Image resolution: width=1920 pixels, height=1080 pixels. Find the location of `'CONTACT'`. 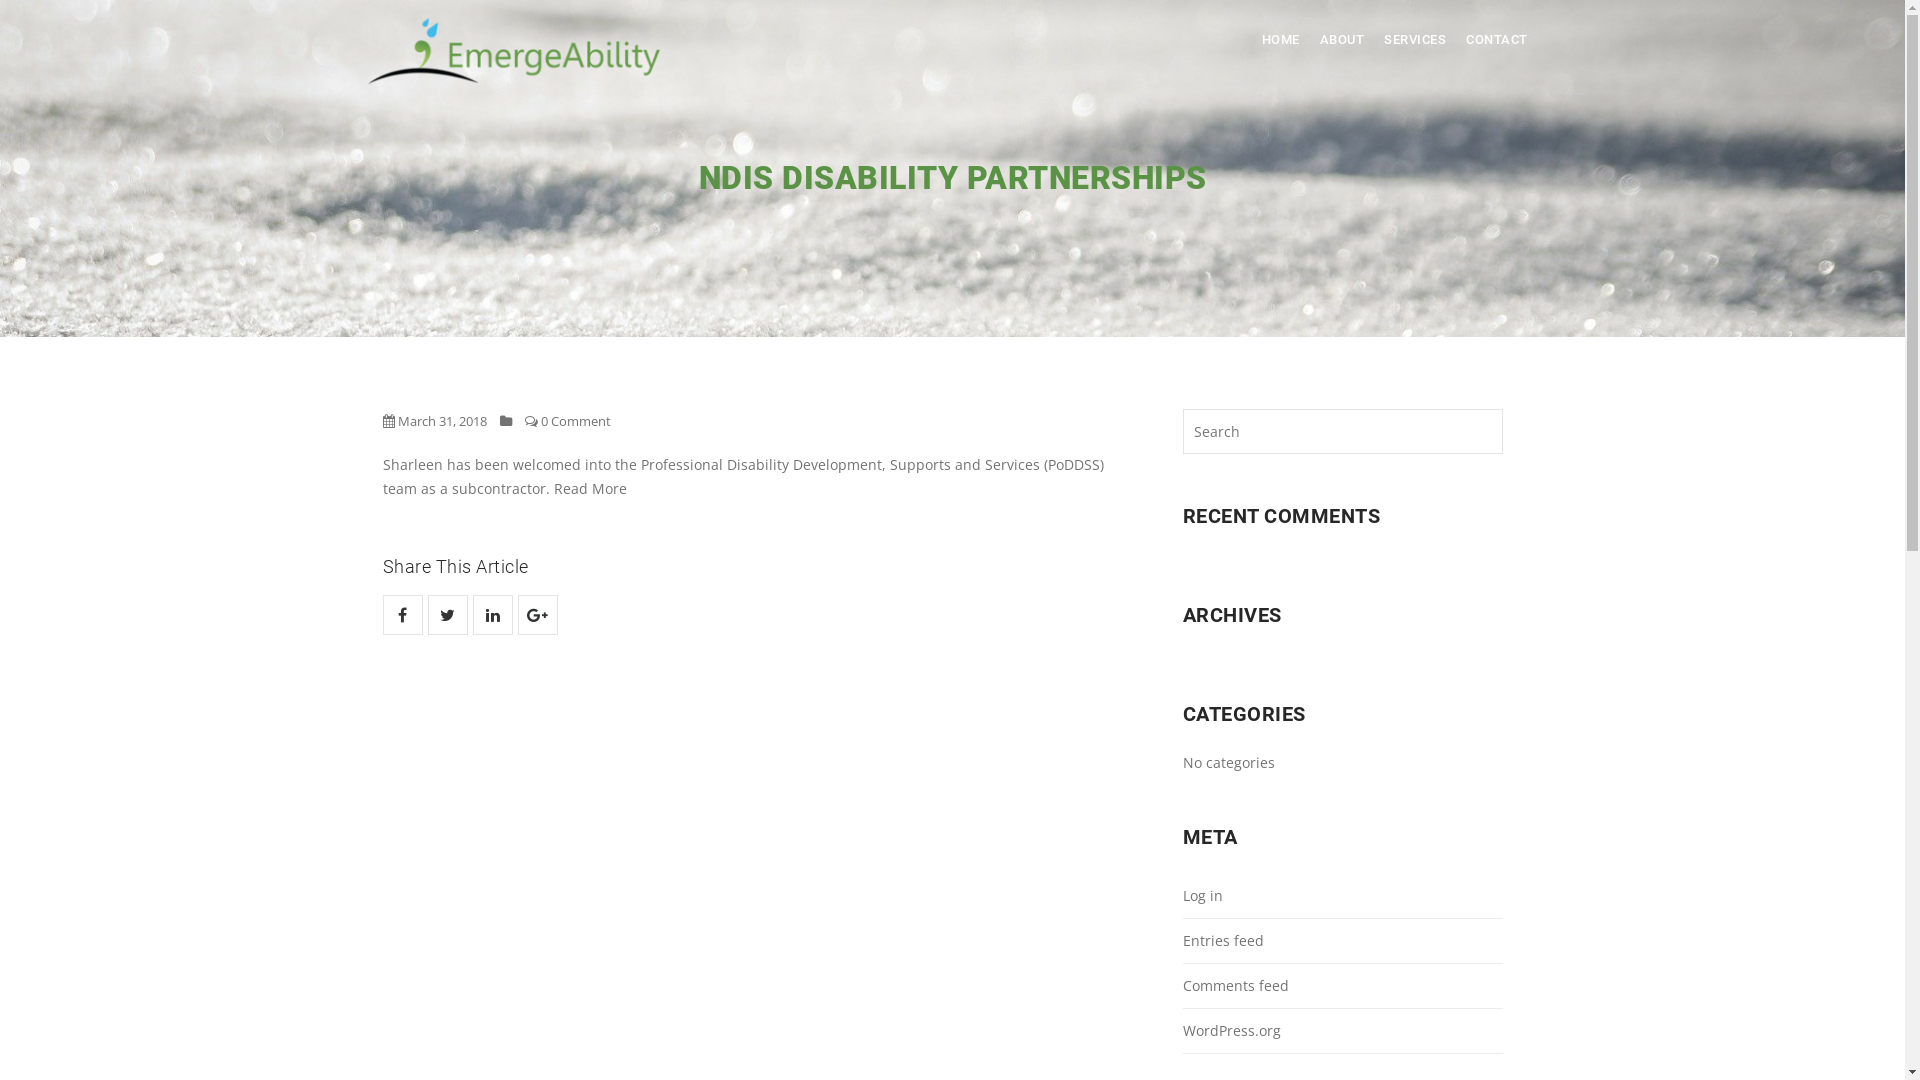

'CONTACT' is located at coordinates (1455, 39).